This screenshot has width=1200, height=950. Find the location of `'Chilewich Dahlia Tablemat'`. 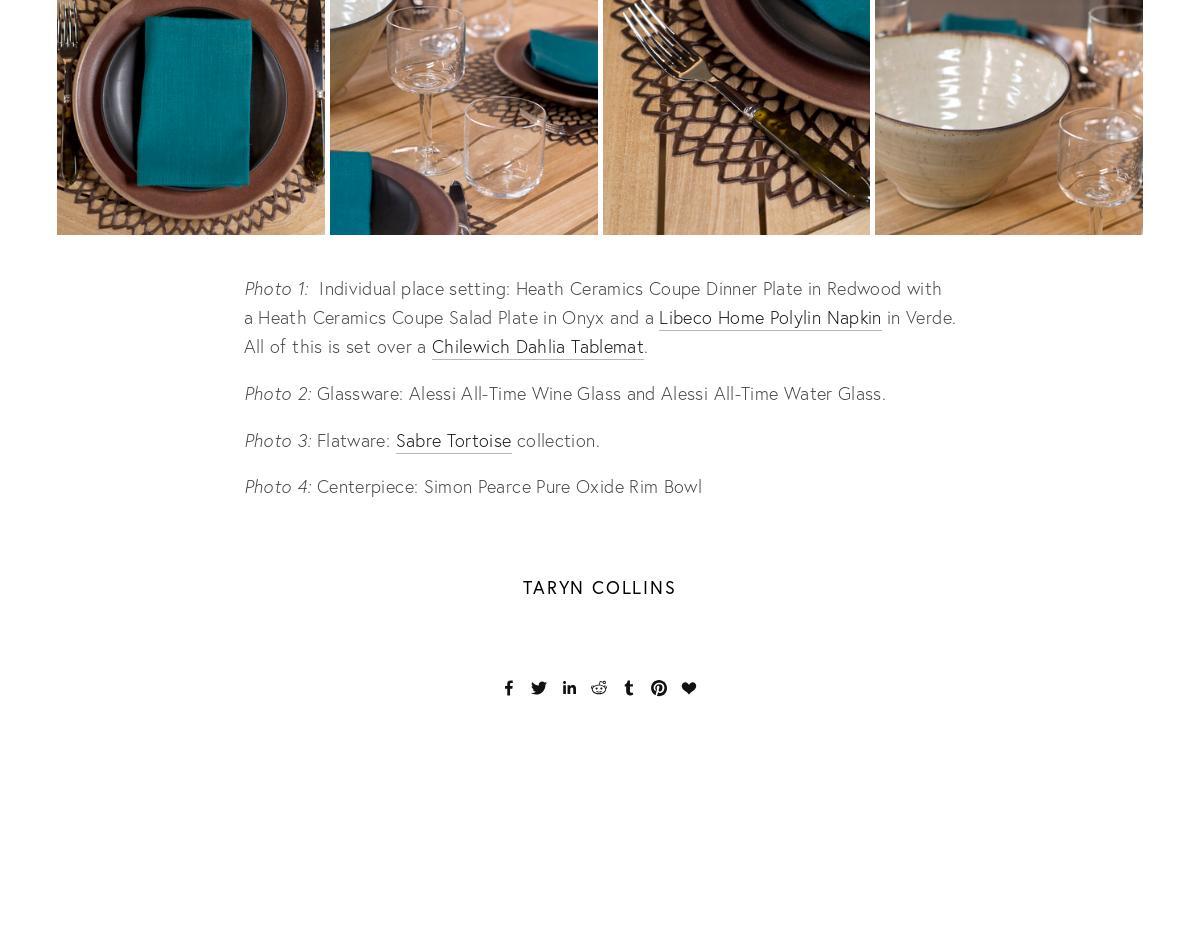

'Chilewich Dahlia Tablemat' is located at coordinates (536, 344).